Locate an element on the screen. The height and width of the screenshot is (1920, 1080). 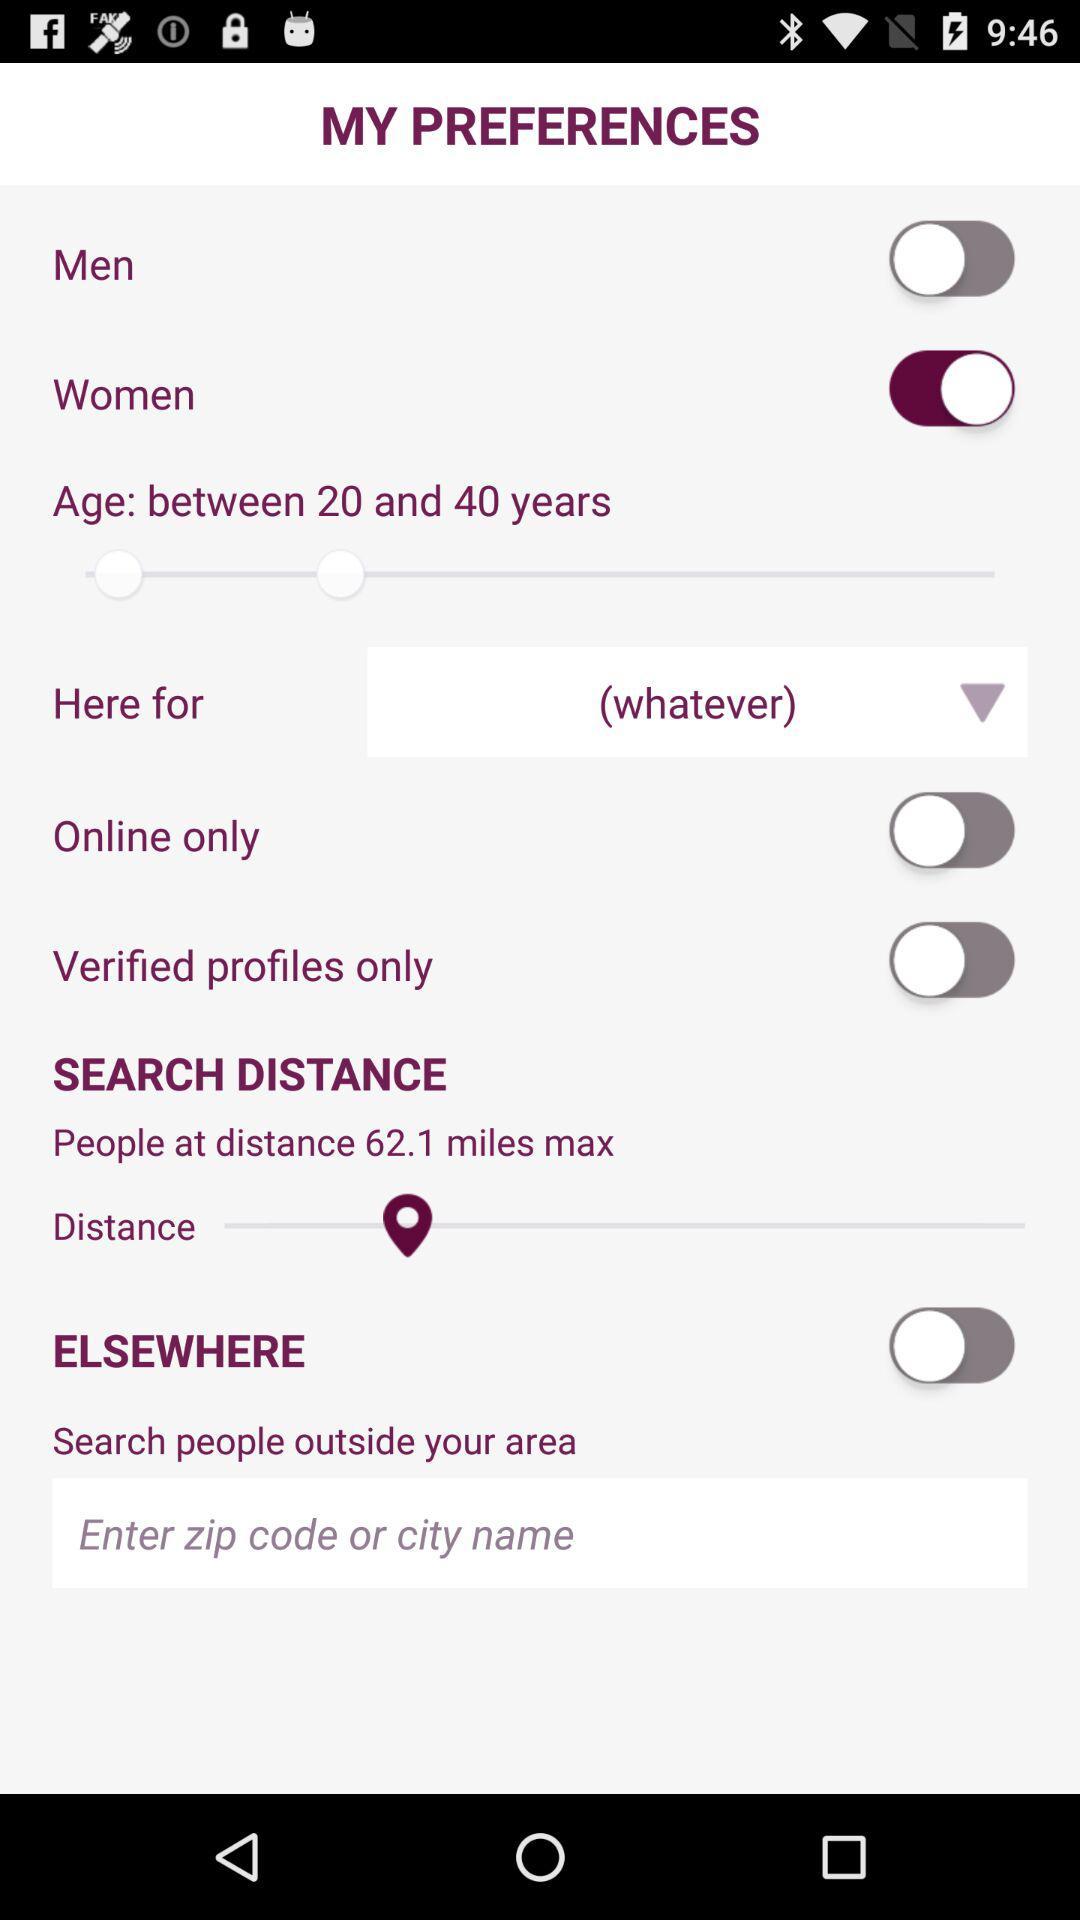
gender preference is located at coordinates (952, 393).